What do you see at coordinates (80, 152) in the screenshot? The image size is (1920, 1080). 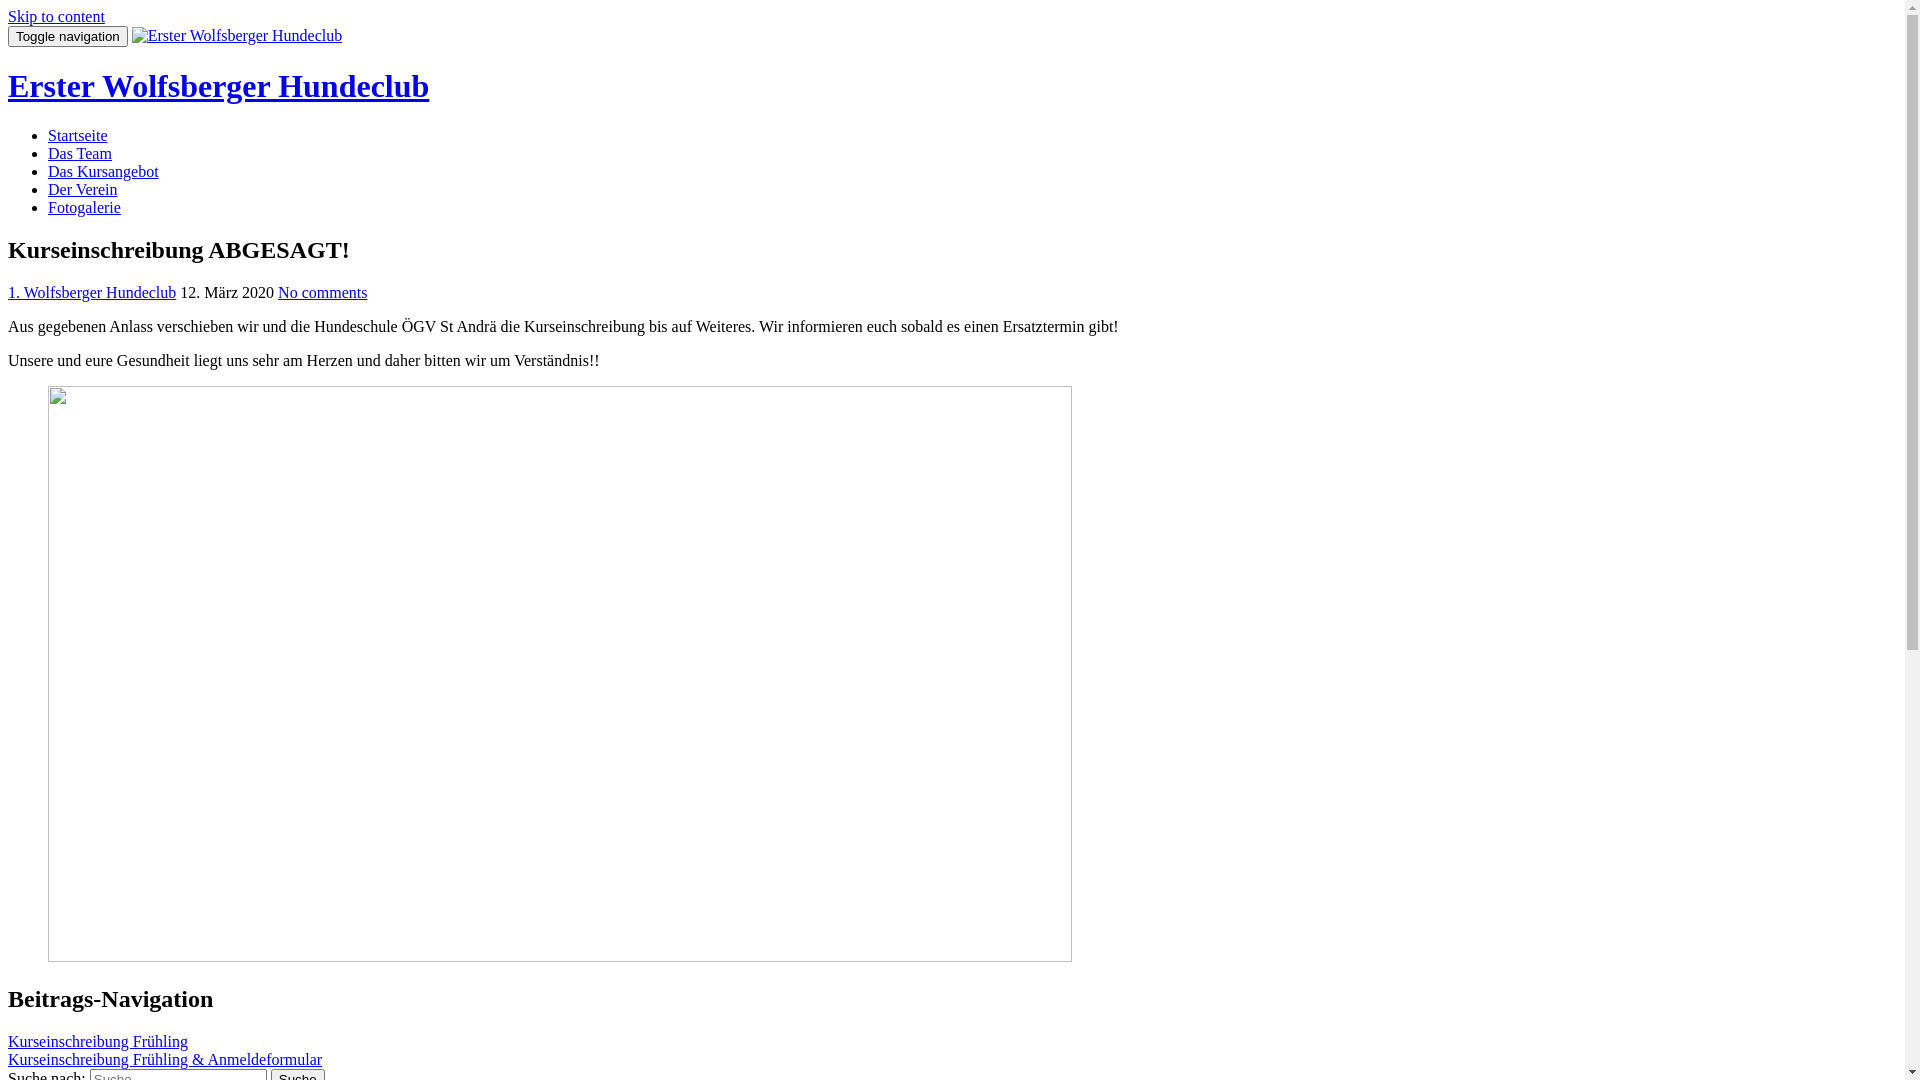 I see `'Das Team'` at bounding box center [80, 152].